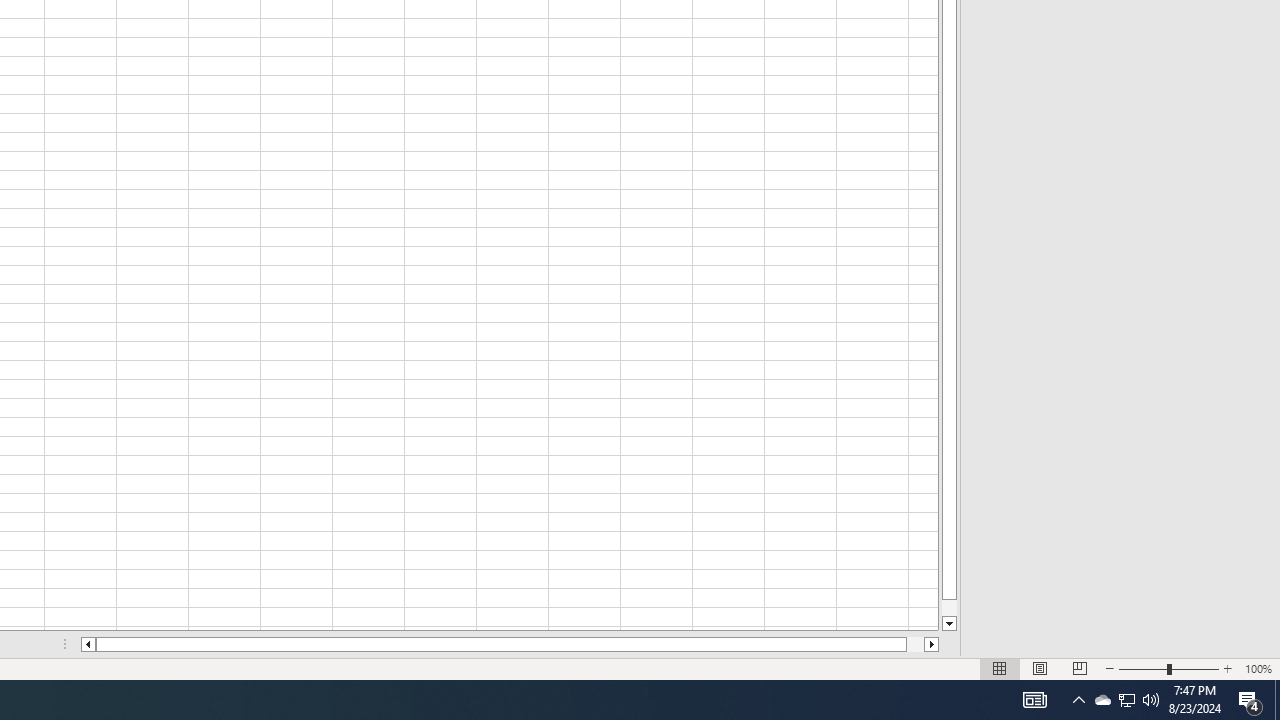 The width and height of the screenshot is (1280, 720). What do you see at coordinates (1226, 669) in the screenshot?
I see `'Zoom In'` at bounding box center [1226, 669].